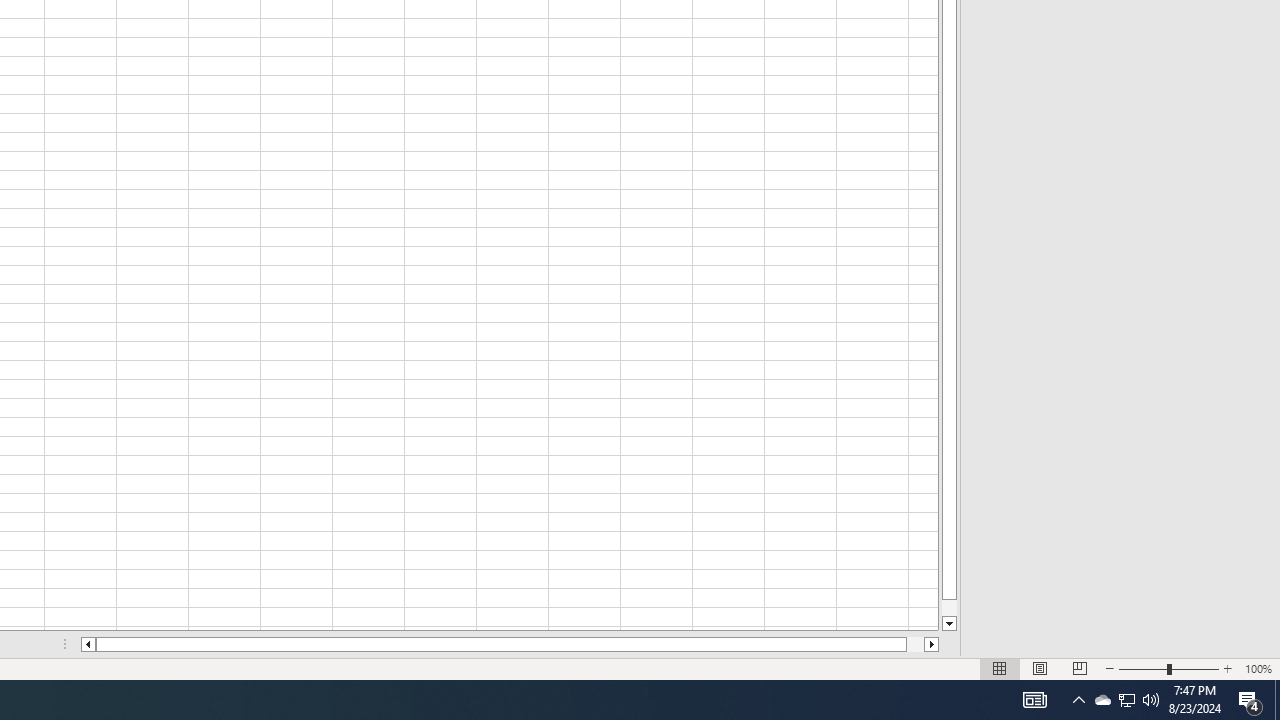 The width and height of the screenshot is (1280, 720). What do you see at coordinates (1226, 669) in the screenshot?
I see `'Zoom In'` at bounding box center [1226, 669].